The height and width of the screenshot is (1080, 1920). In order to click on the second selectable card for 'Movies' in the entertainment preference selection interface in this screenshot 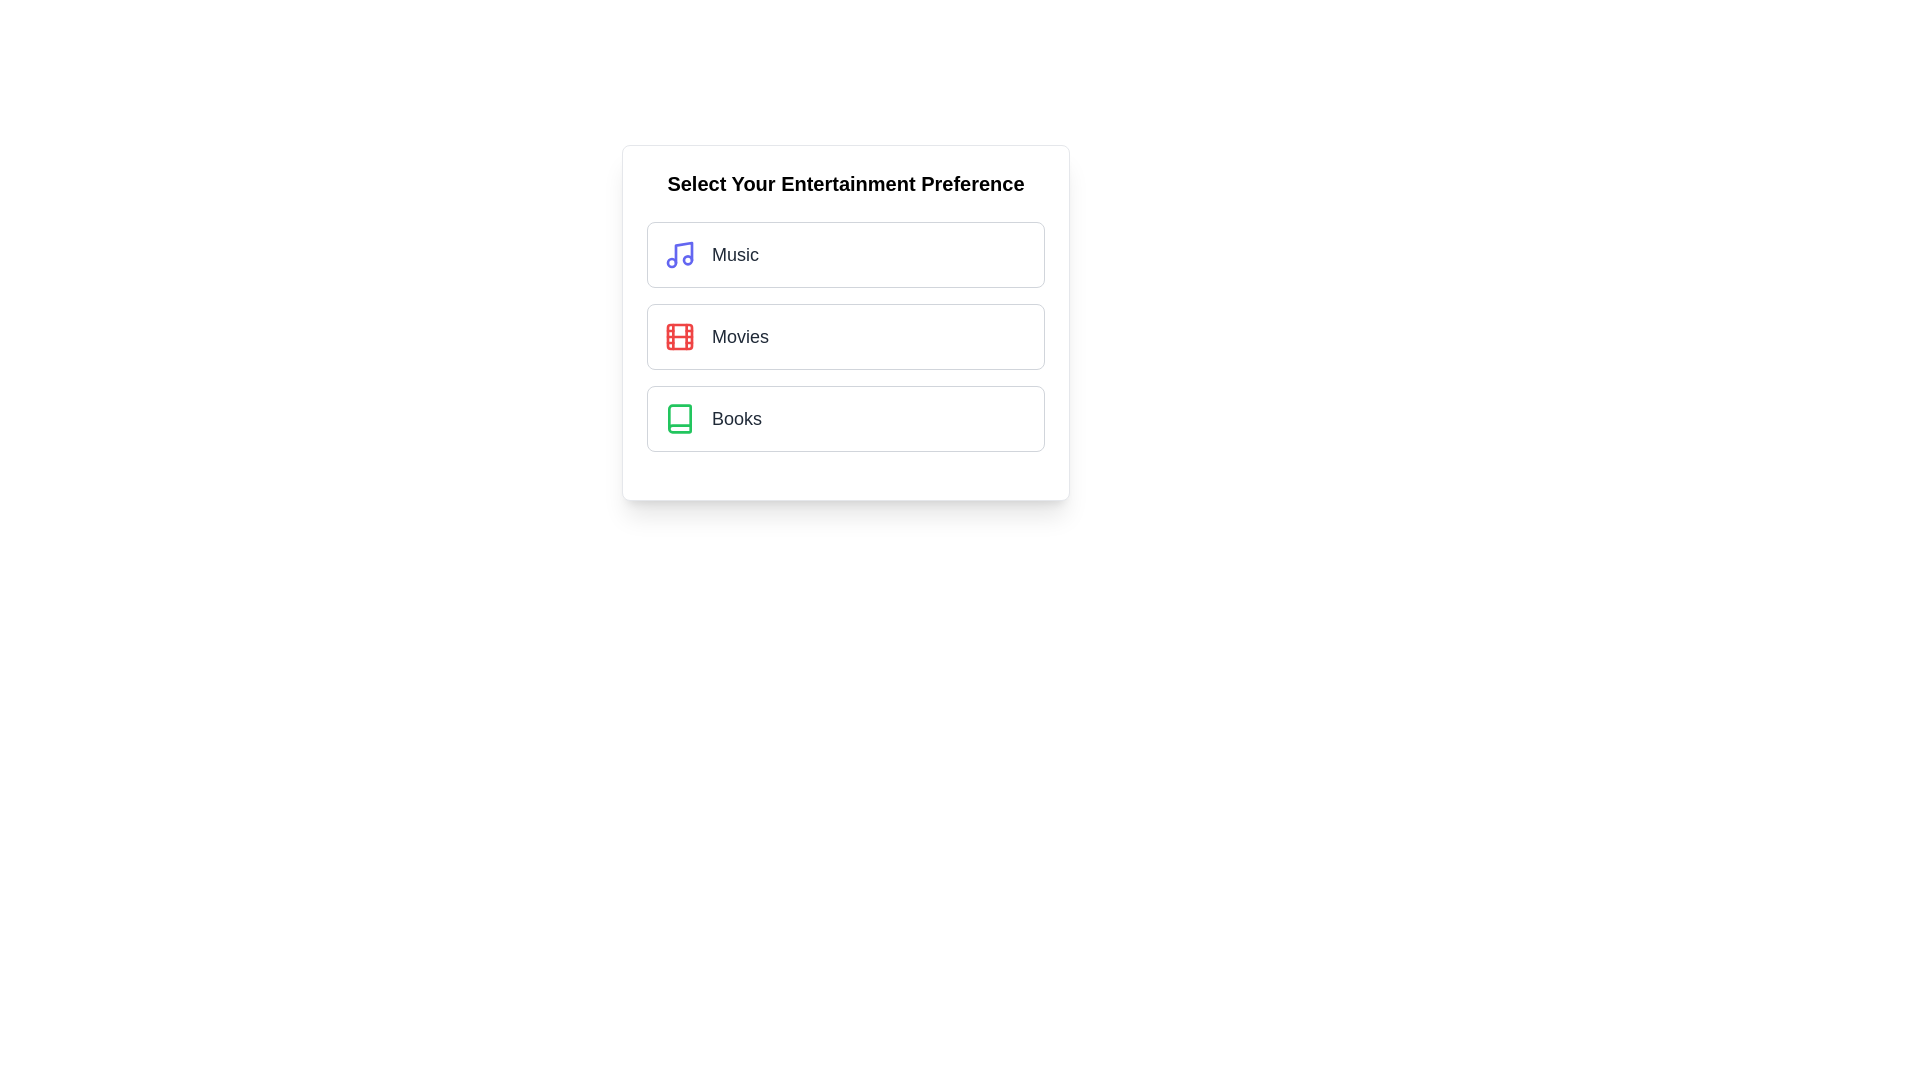, I will do `click(845, 335)`.